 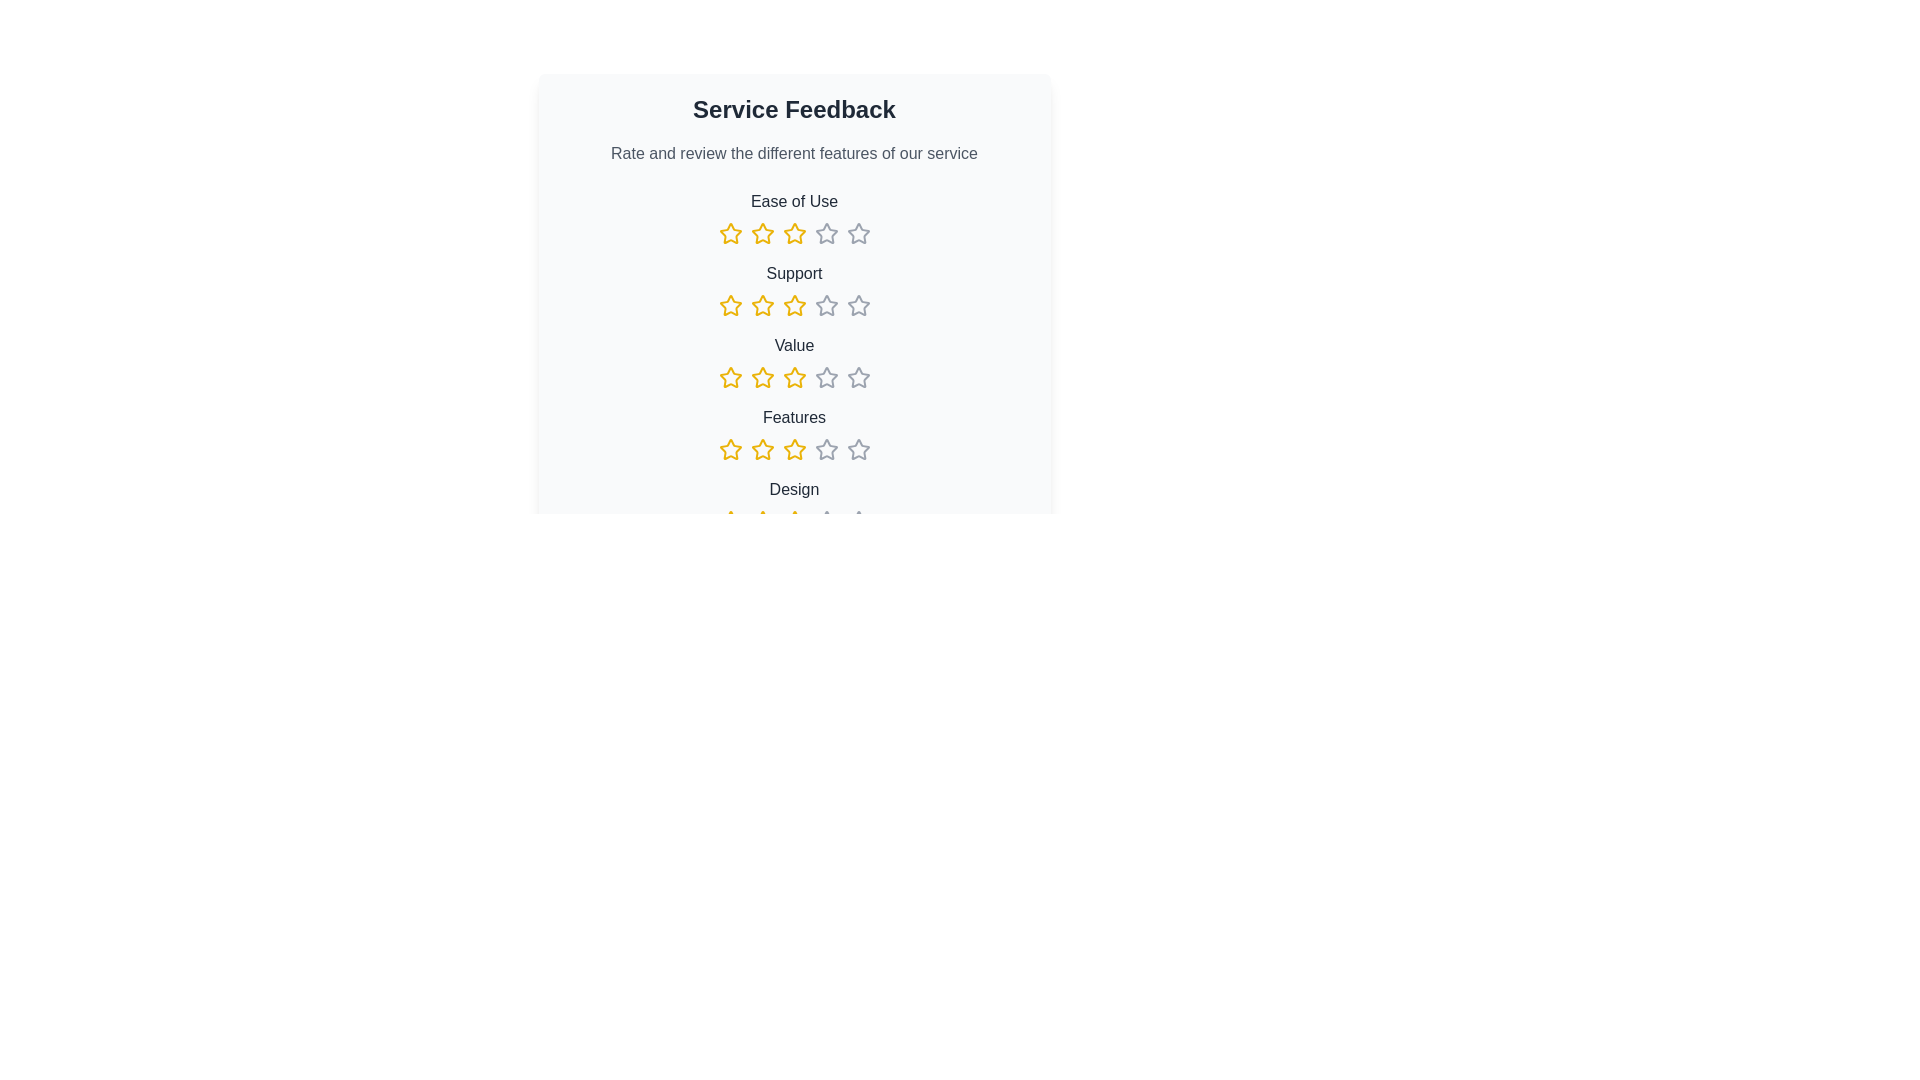 I want to click on the interactive star rating icon, which is the last star in a group of six, located at the bottom of the 'Design' section within the 'Service Feedback' form, so click(x=858, y=520).